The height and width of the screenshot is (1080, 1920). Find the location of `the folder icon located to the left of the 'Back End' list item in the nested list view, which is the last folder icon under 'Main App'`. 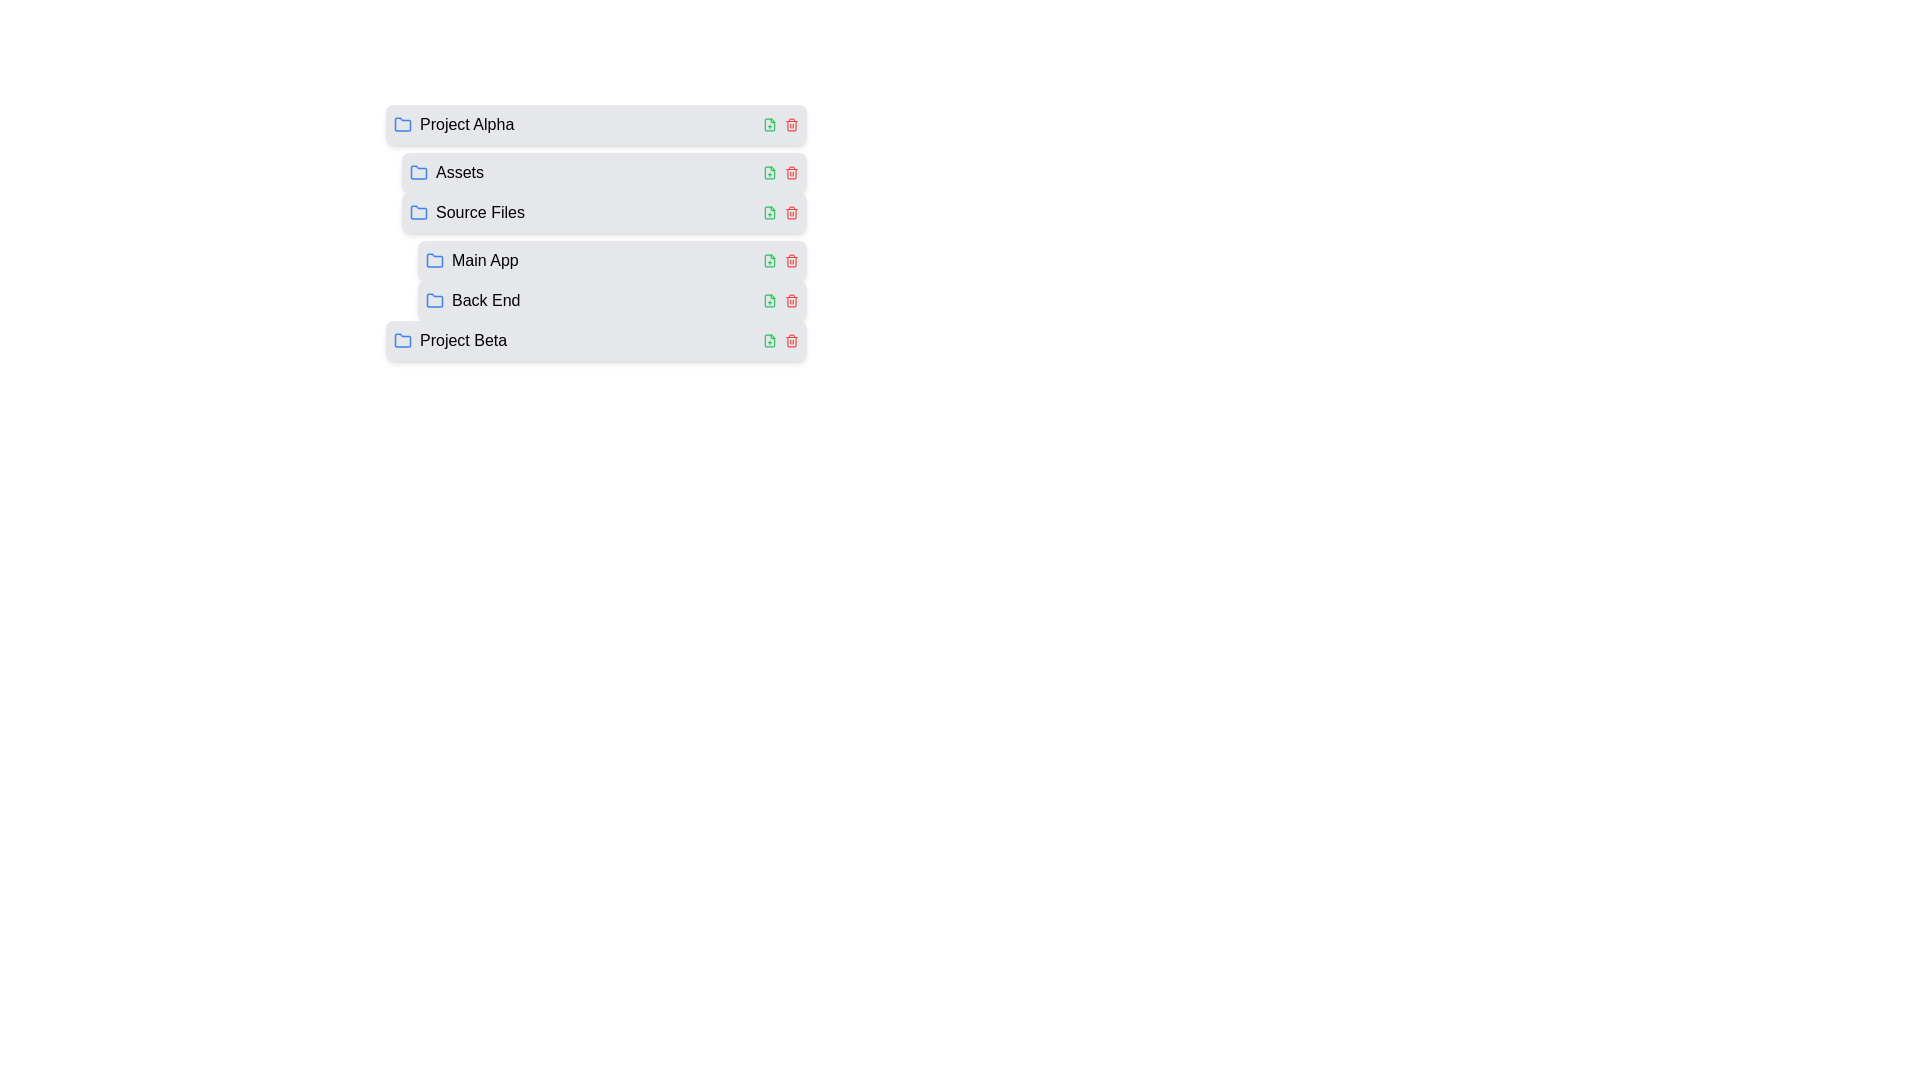

the folder icon located to the left of the 'Back End' list item in the nested list view, which is the last folder icon under 'Main App' is located at coordinates (434, 300).